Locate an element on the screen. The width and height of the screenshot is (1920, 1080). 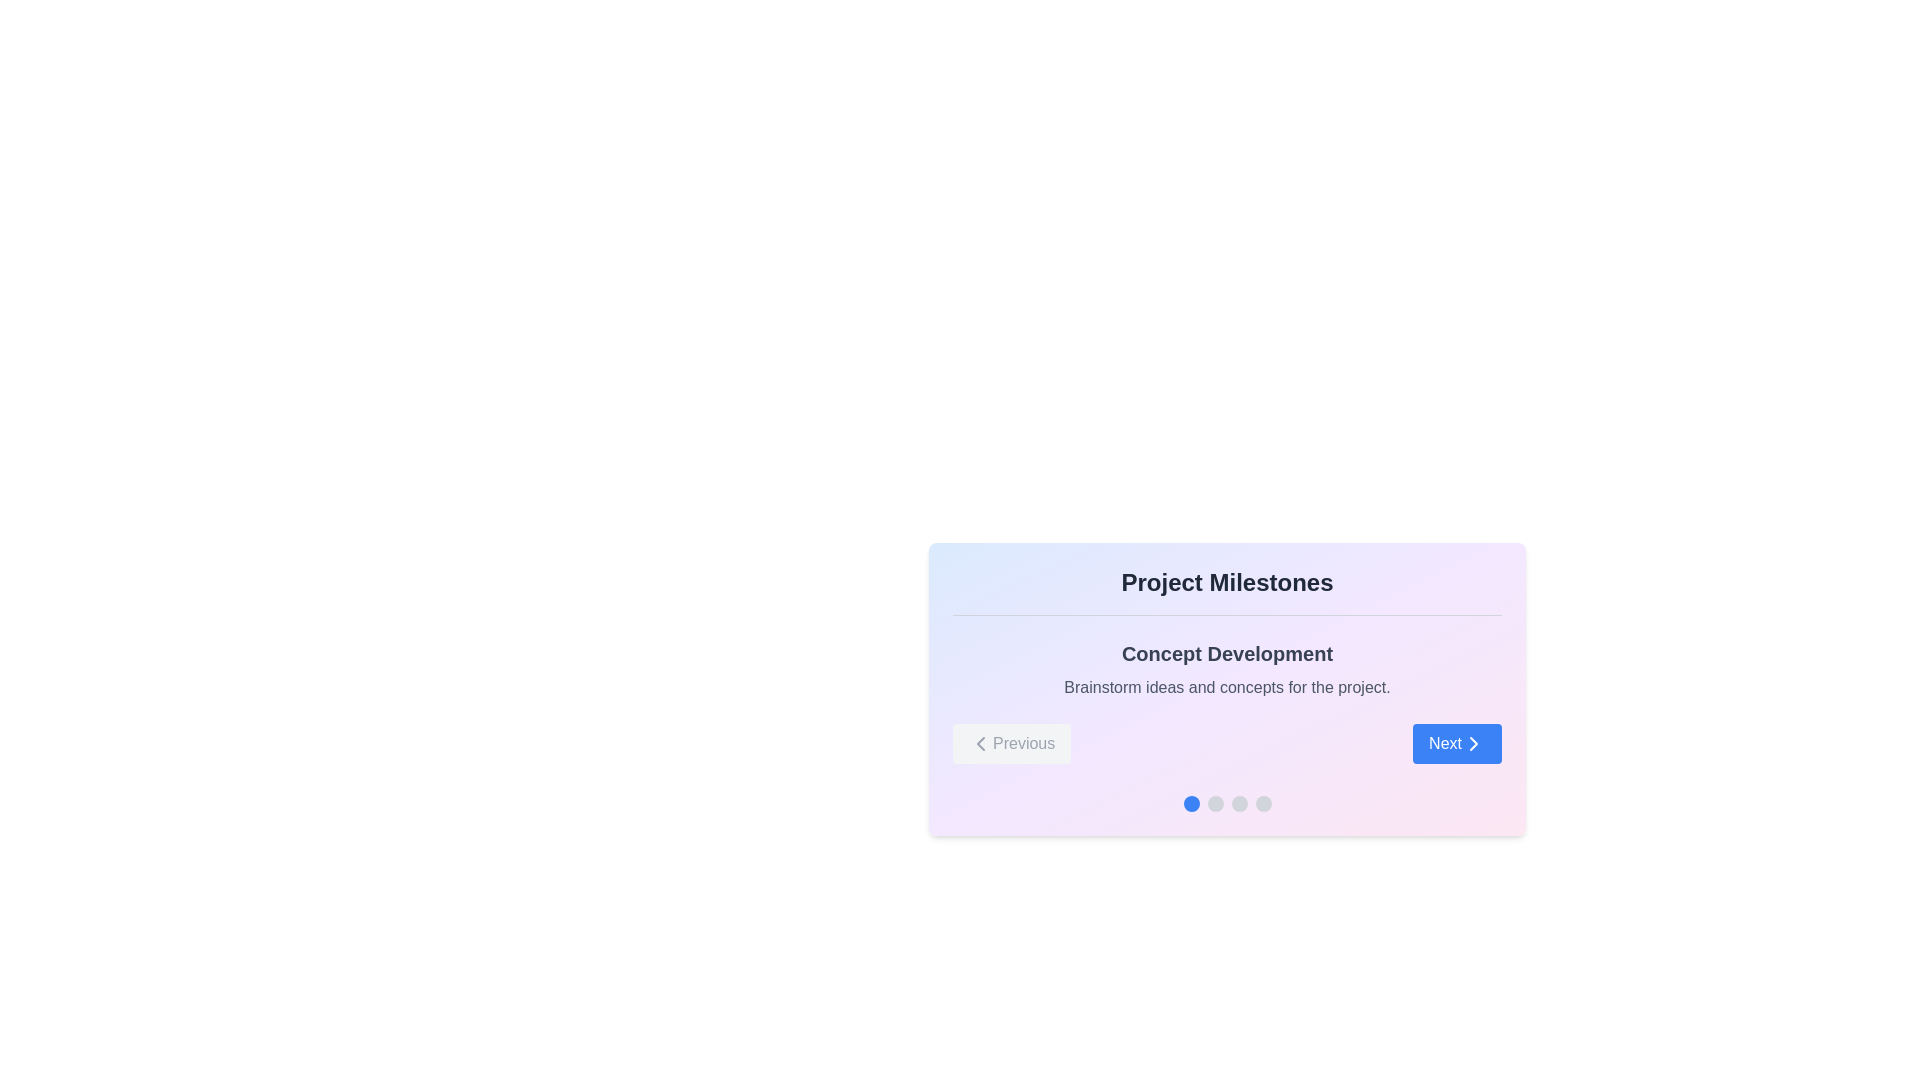
the 'Previous' button located at the bottom-left corner of the card interface, which contains the left-facing chevron arrow icon is located at coordinates (980, 744).